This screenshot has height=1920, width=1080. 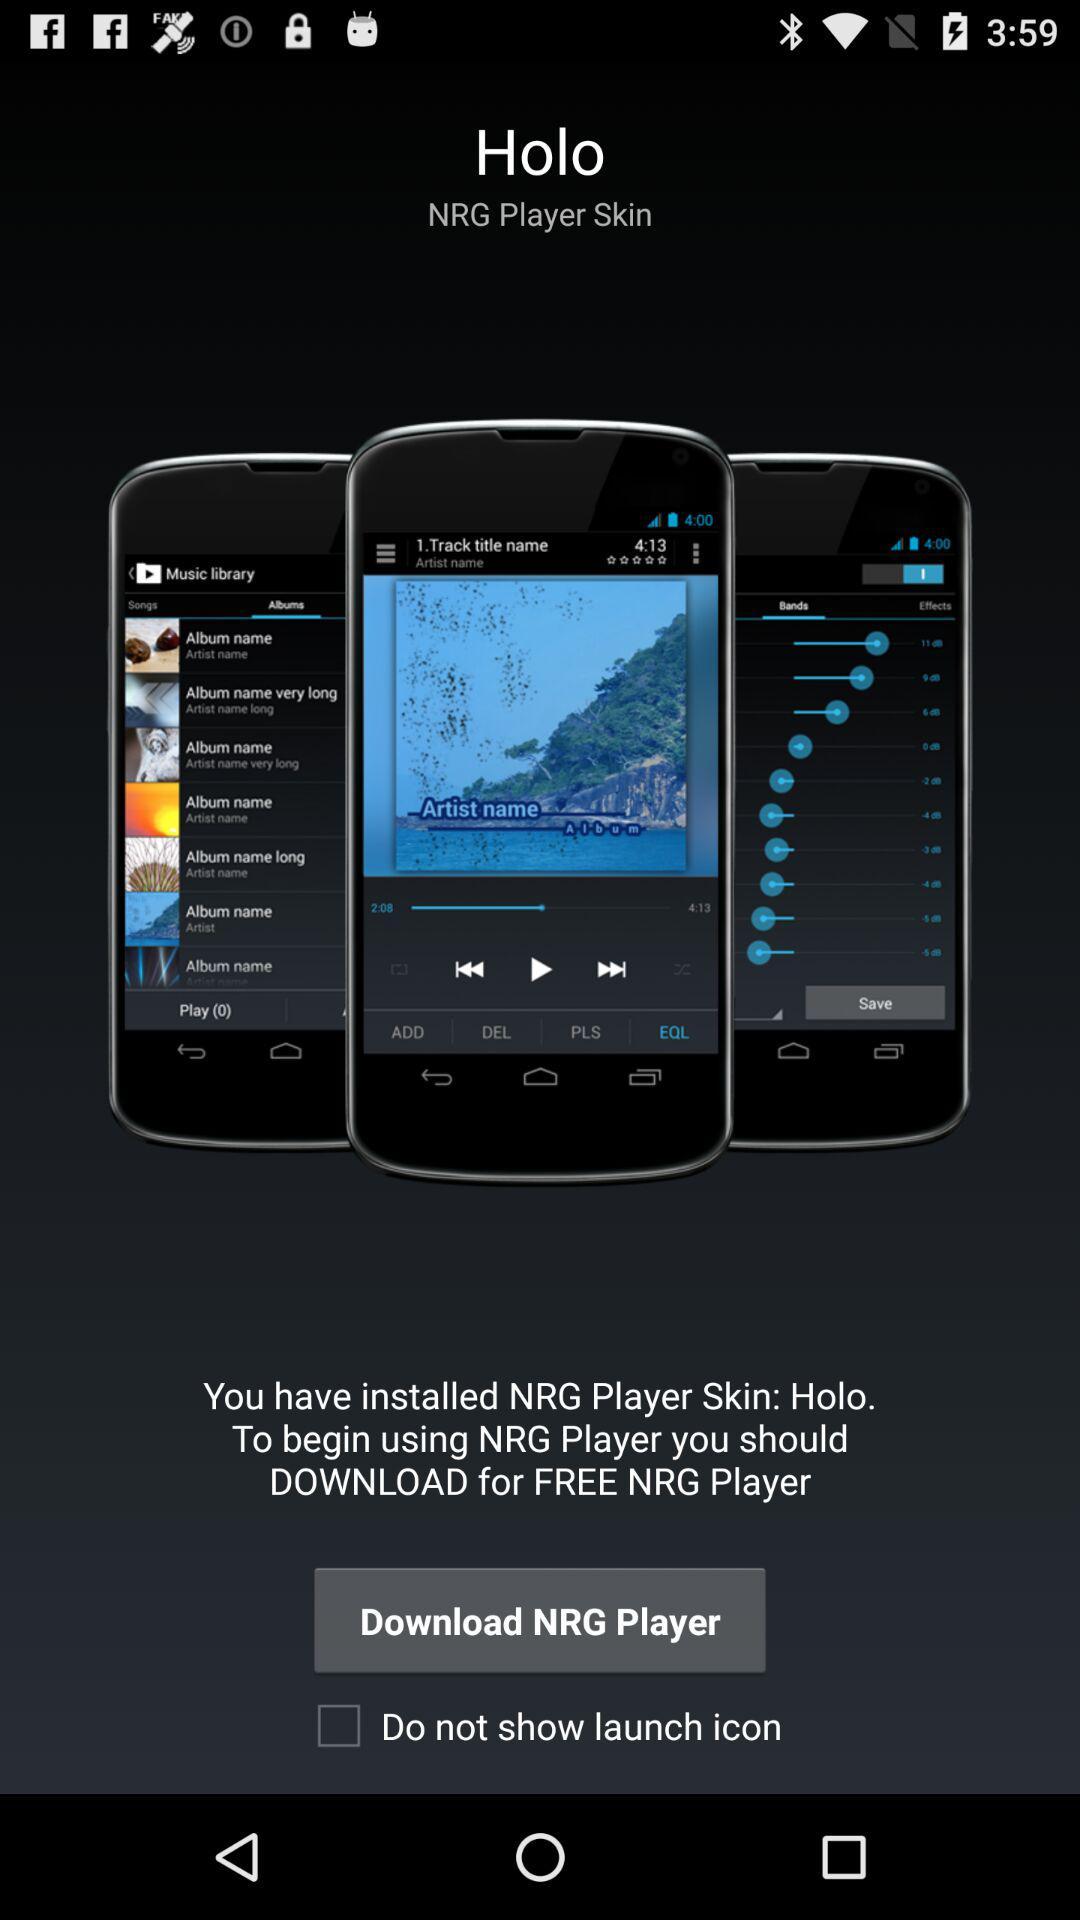 What do you see at coordinates (538, 802) in the screenshot?
I see `the item at the center` at bounding box center [538, 802].